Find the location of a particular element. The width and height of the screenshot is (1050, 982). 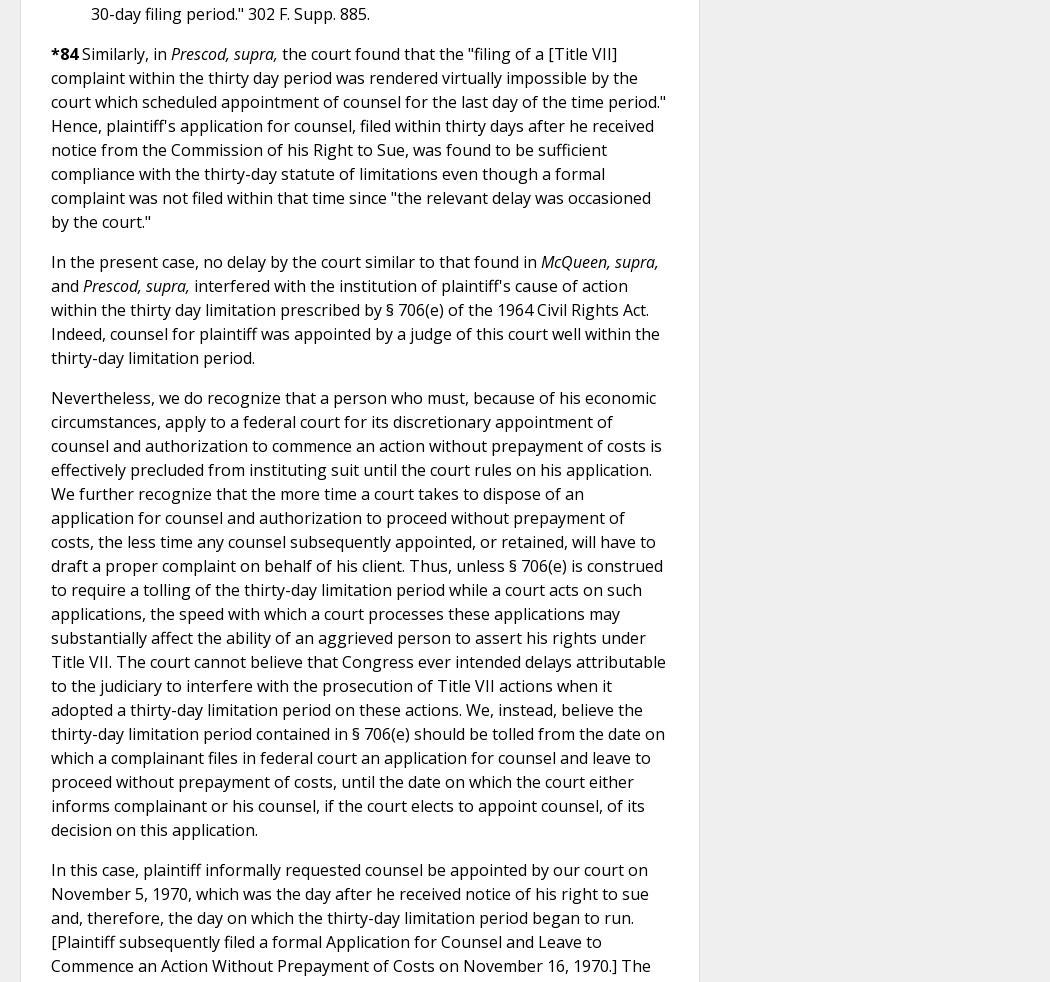

'McQueen, supra' is located at coordinates (540, 261).